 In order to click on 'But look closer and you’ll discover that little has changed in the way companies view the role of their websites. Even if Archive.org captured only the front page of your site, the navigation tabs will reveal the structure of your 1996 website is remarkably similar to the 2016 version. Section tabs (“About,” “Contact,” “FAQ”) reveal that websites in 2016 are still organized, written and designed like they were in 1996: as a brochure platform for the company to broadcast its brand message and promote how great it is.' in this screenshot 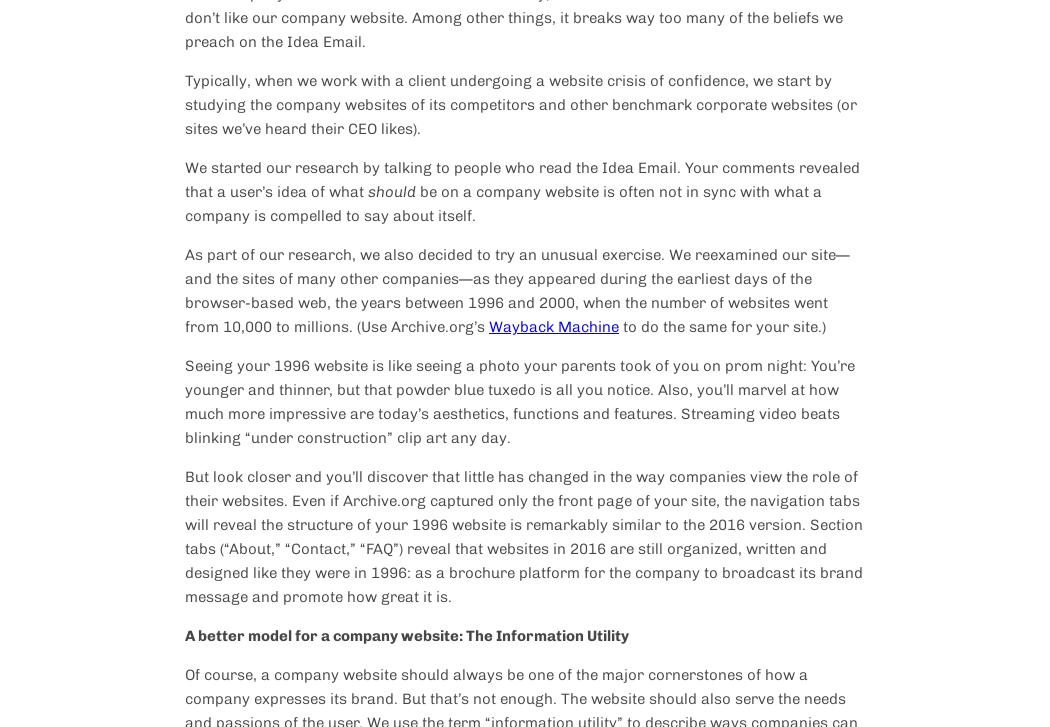, I will do `click(522, 536)`.